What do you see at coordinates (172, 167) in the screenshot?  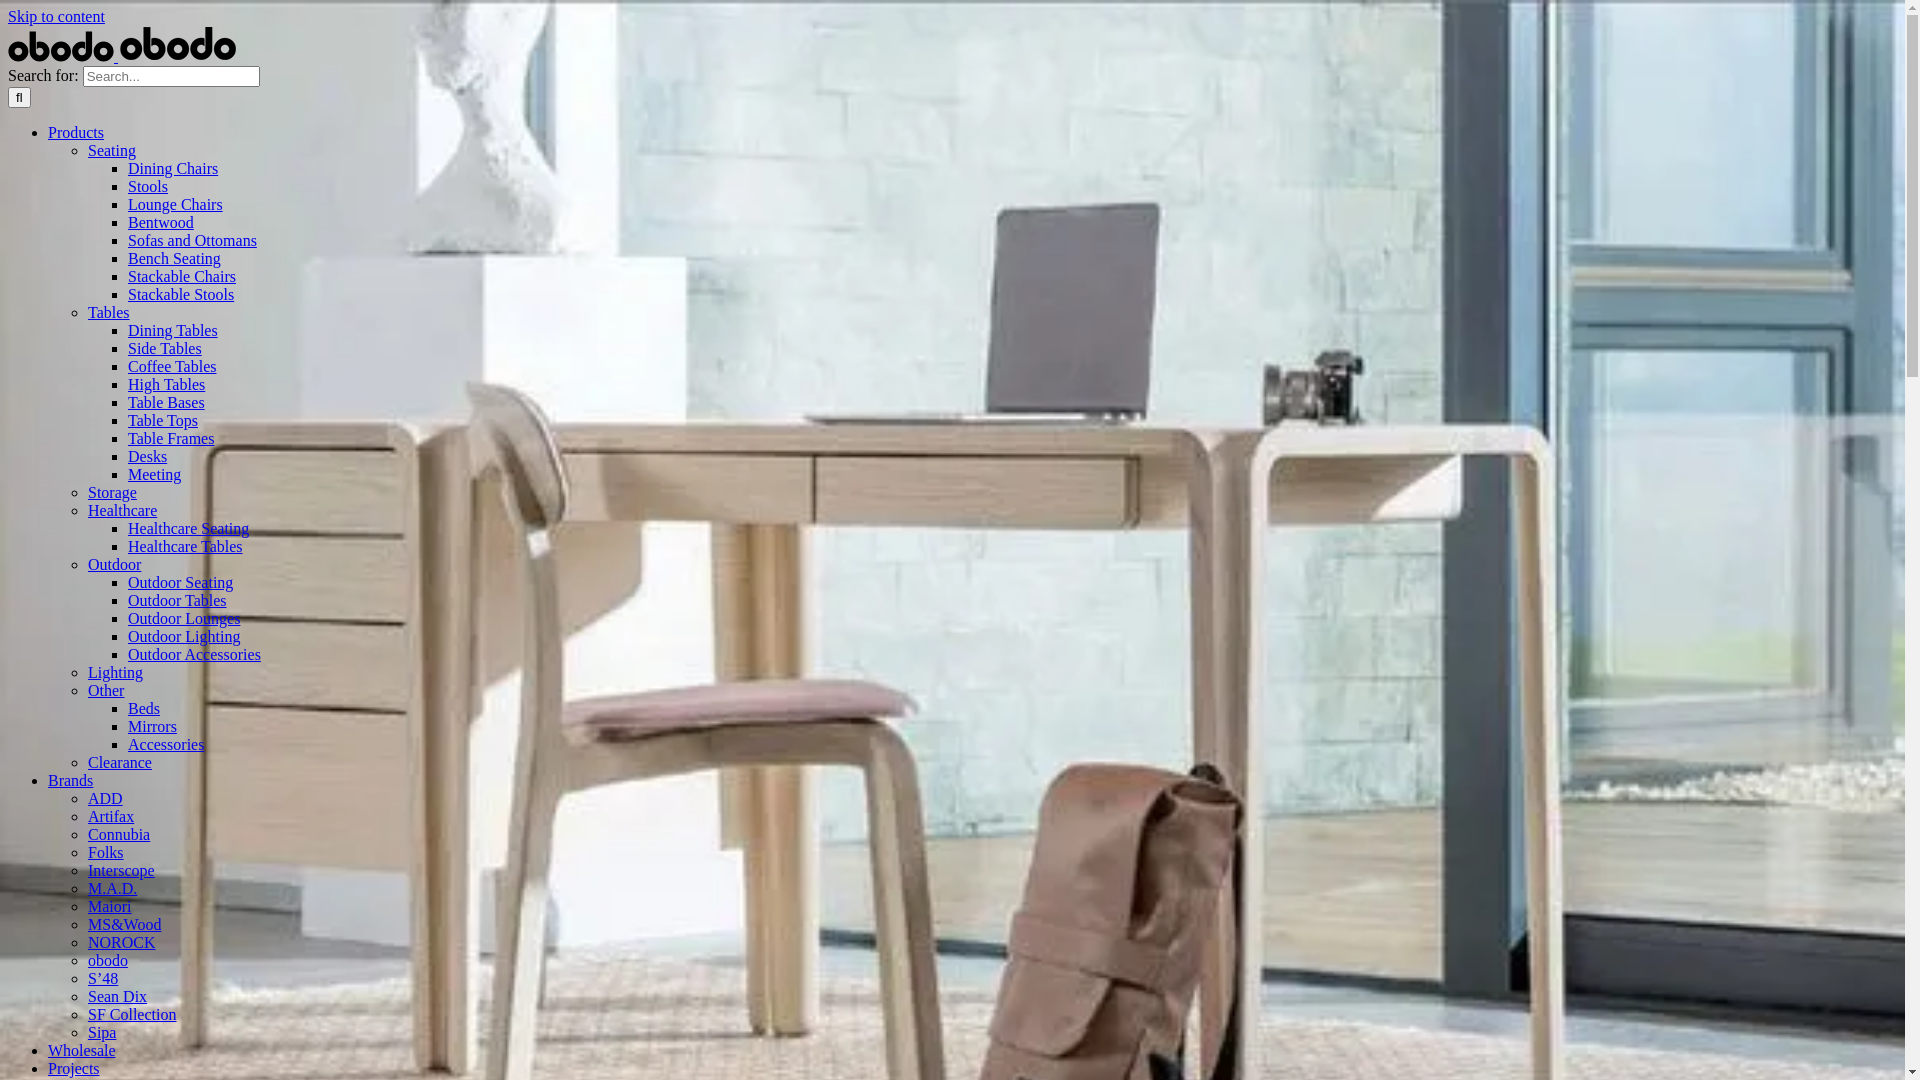 I see `'Dining Chairs'` at bounding box center [172, 167].